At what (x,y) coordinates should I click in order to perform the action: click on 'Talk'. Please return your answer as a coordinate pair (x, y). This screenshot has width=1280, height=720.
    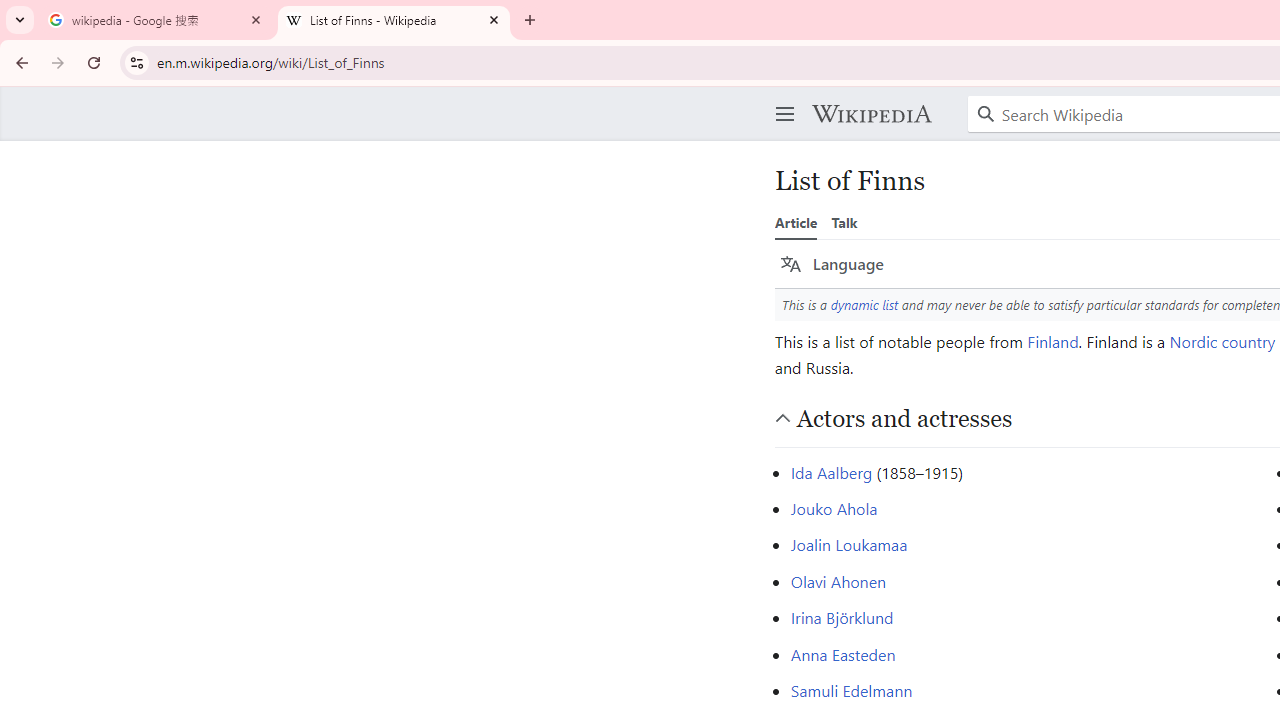
    Looking at the image, I should click on (844, 222).